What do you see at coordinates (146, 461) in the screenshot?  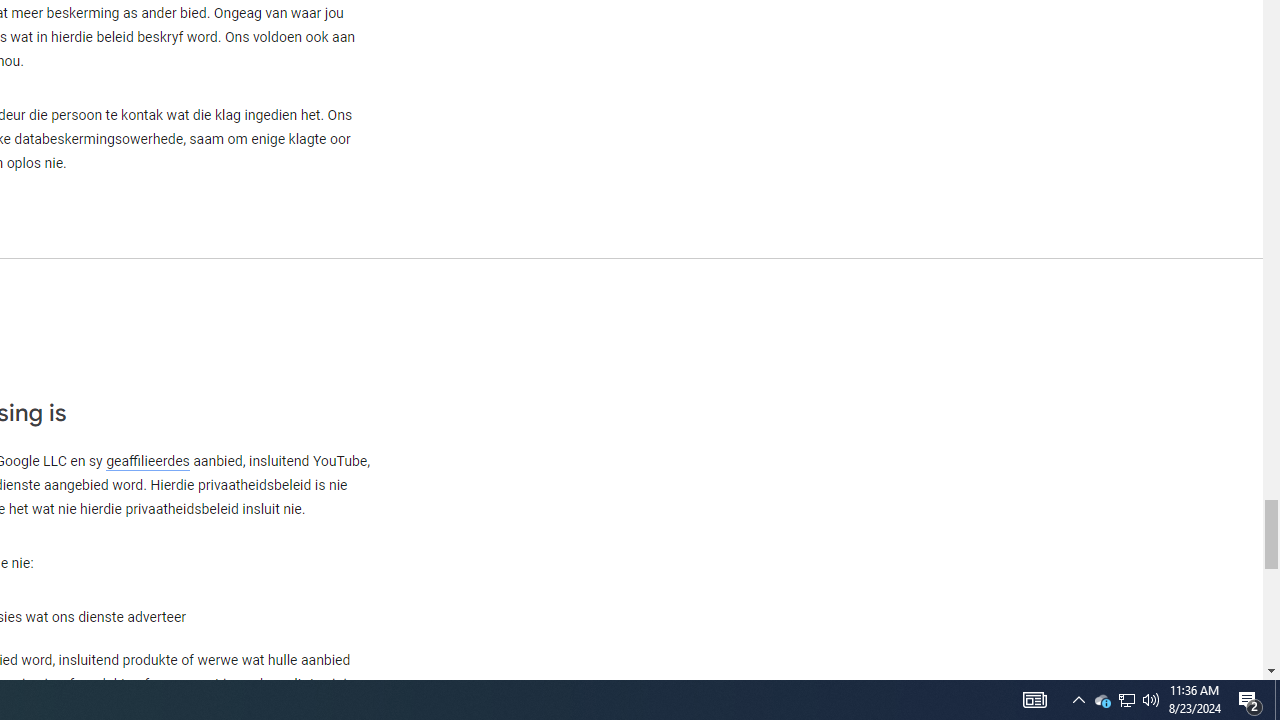 I see `'geaffilieerdes'` at bounding box center [146, 461].